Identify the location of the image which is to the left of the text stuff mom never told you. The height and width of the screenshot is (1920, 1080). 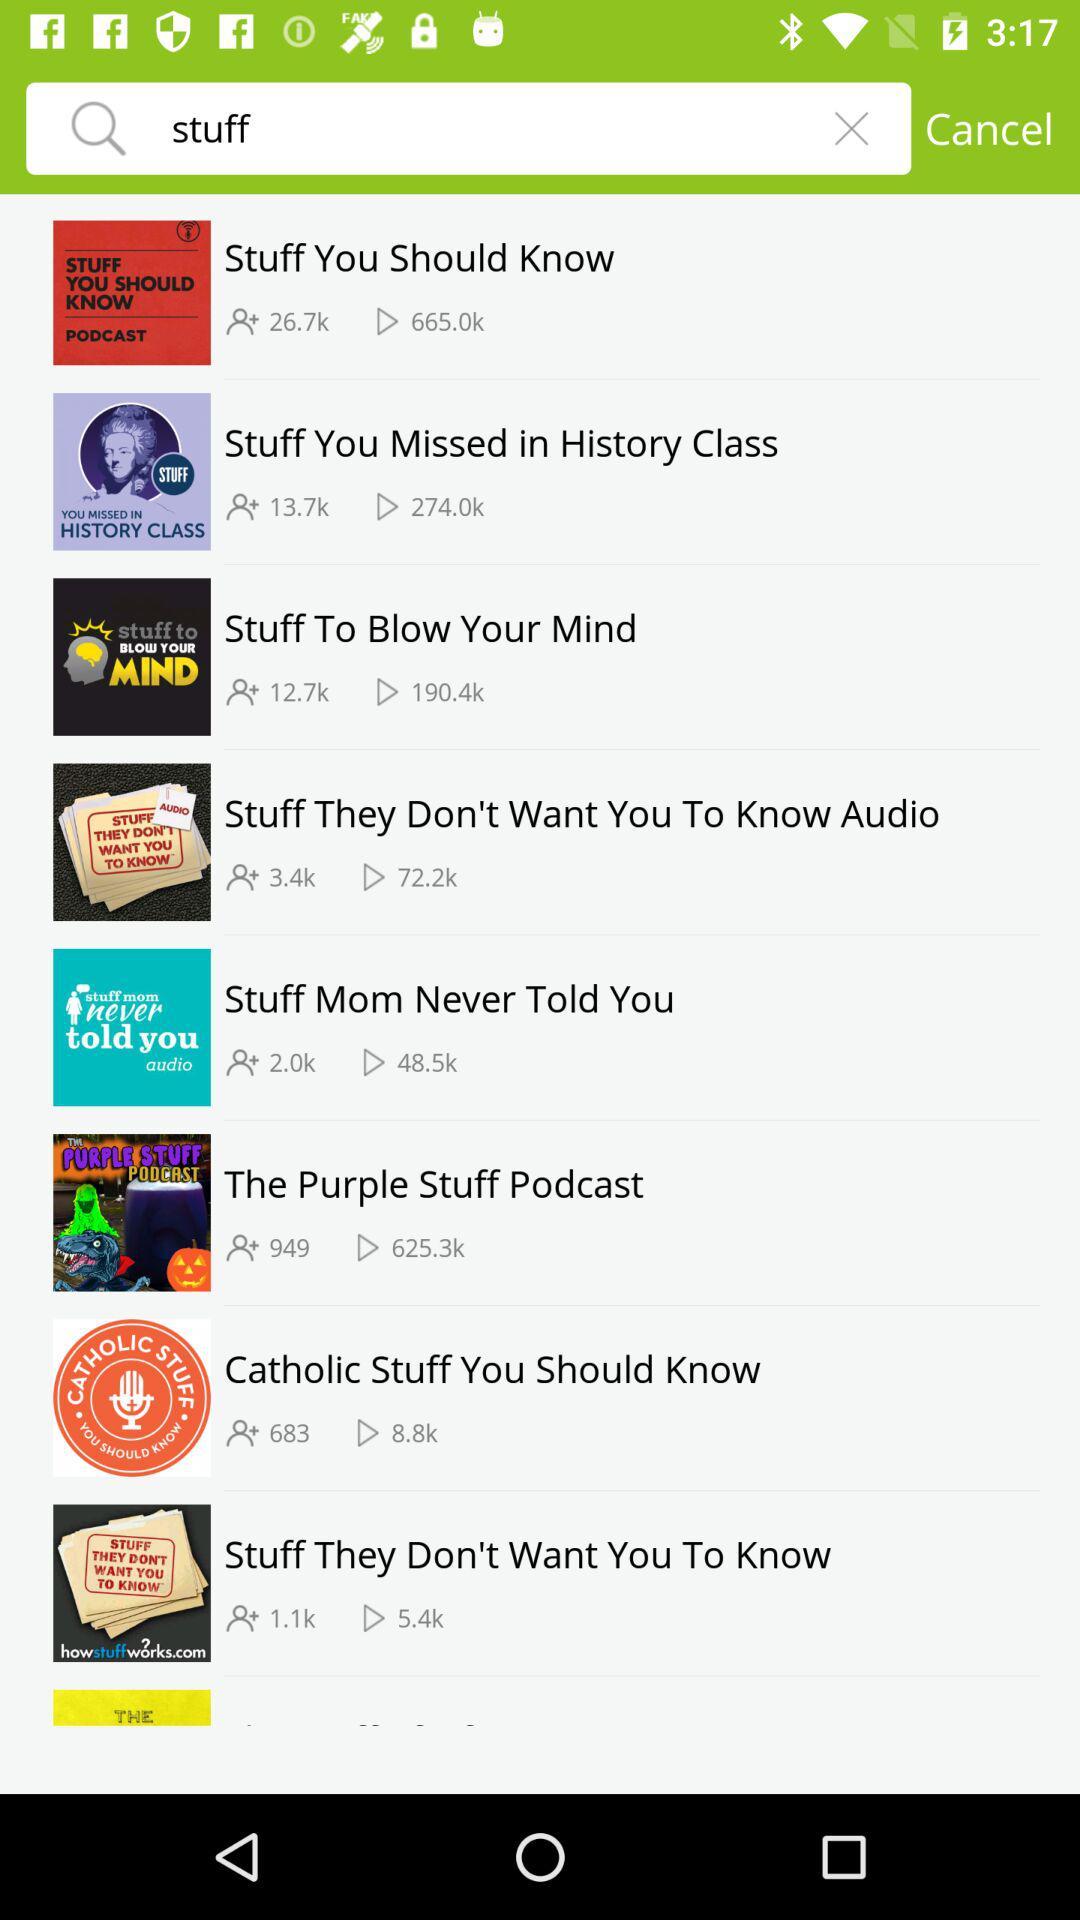
(131, 1027).